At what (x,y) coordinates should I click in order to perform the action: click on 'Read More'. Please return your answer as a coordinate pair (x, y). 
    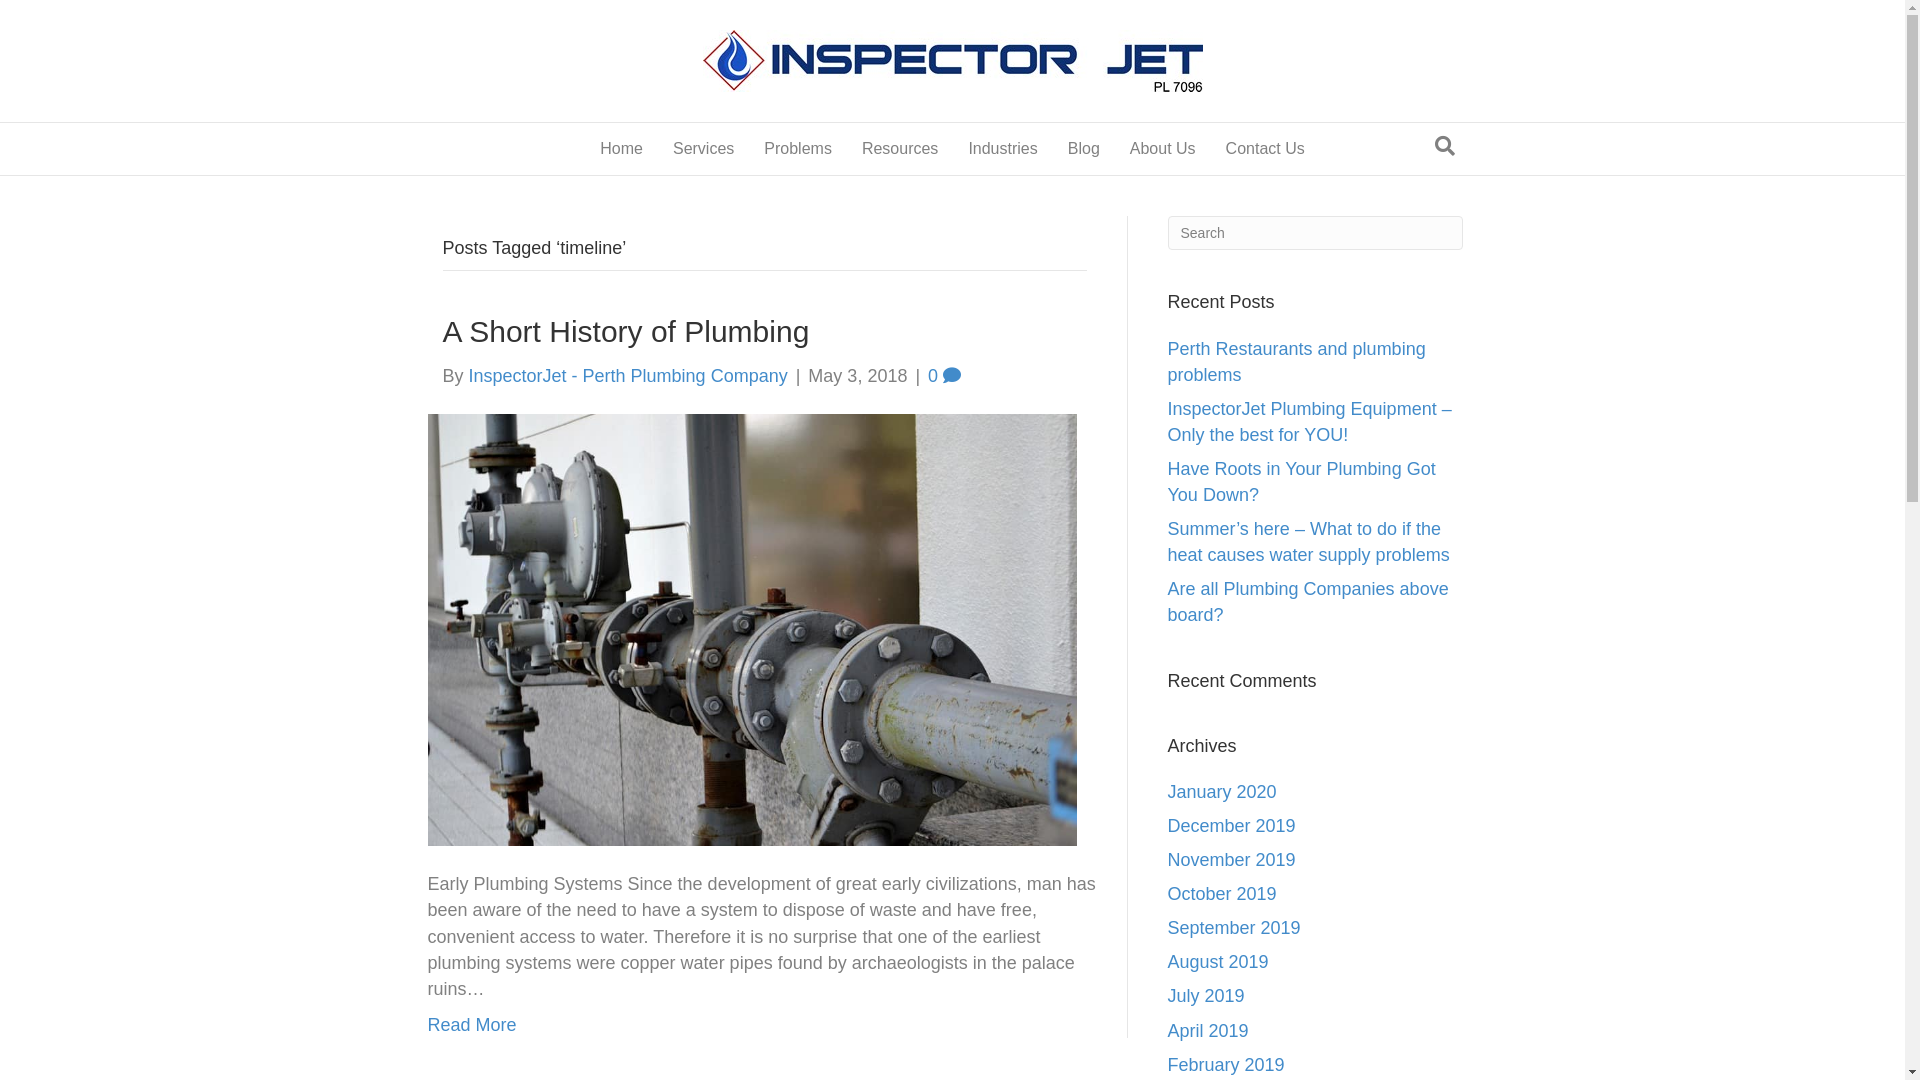
    Looking at the image, I should click on (471, 1025).